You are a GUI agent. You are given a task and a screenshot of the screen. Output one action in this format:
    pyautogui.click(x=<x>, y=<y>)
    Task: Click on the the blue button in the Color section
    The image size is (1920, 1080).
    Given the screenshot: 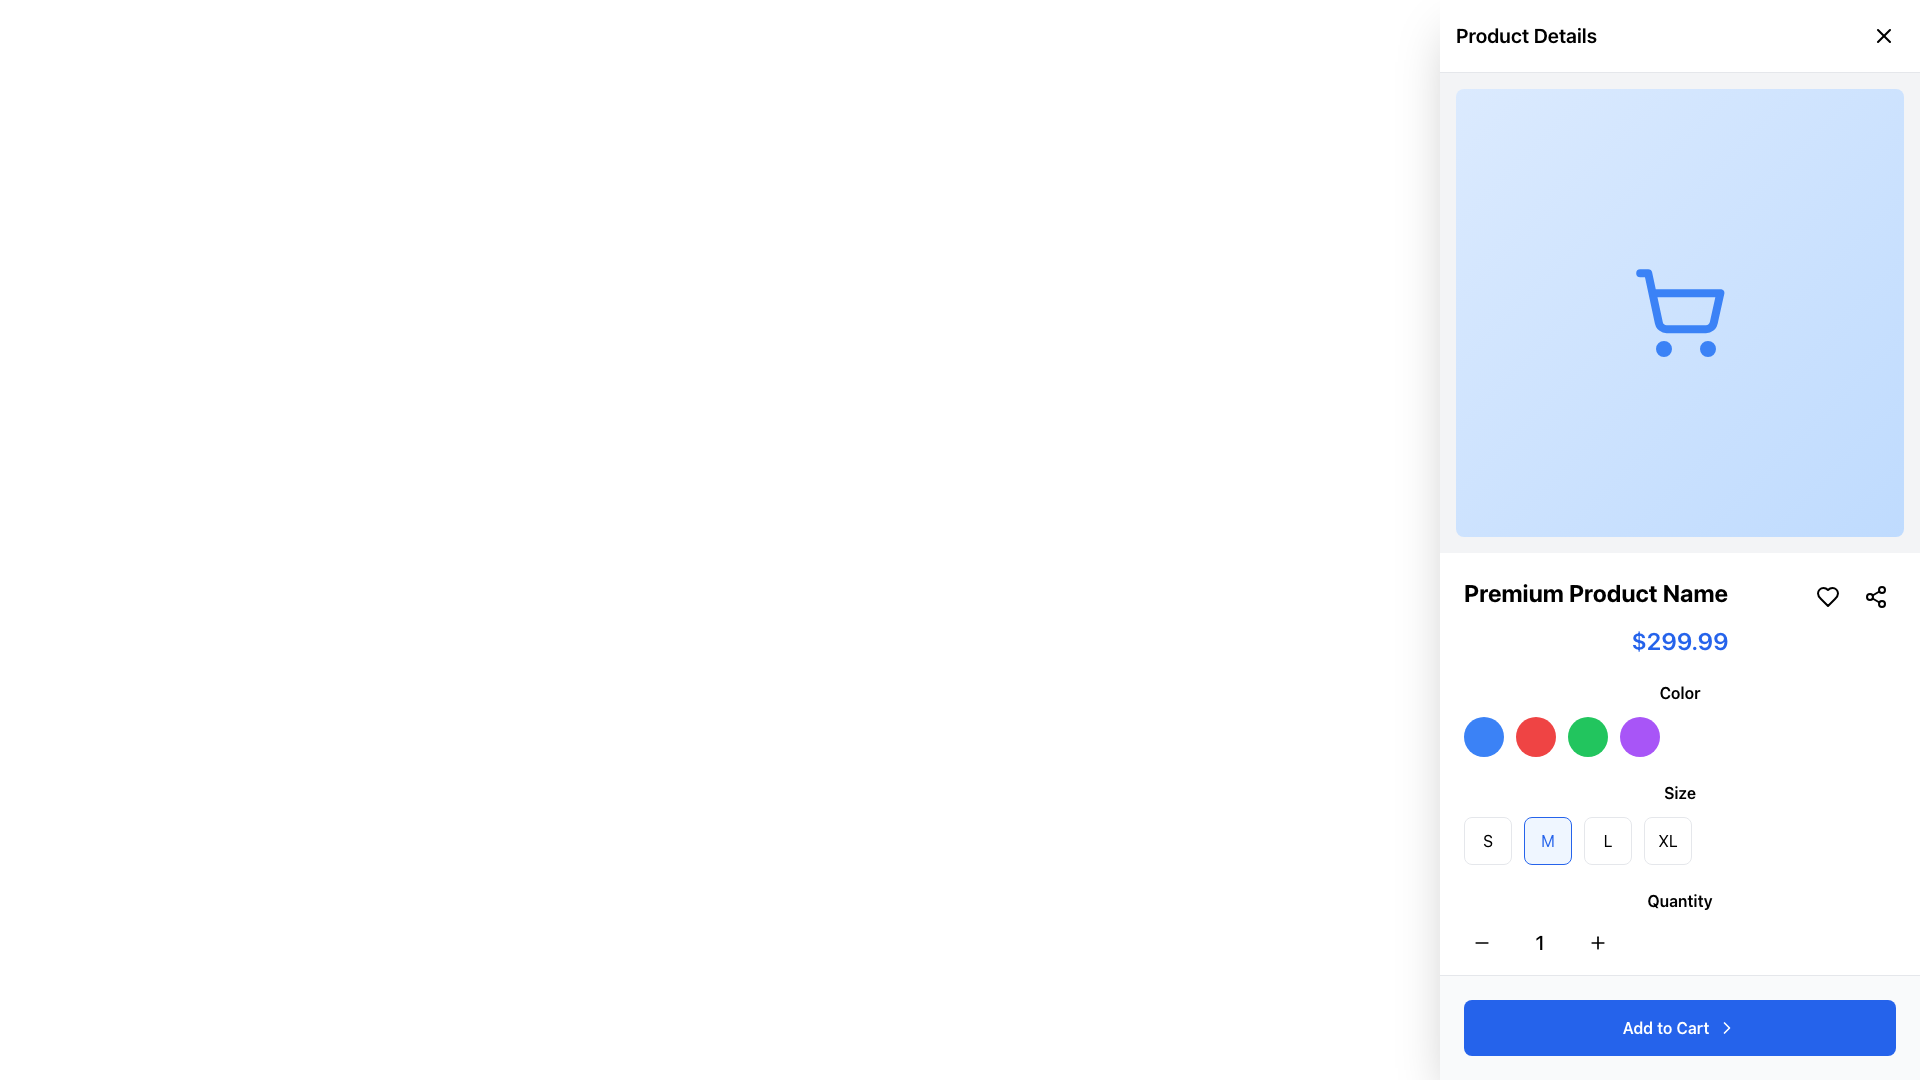 What is the action you would take?
    pyautogui.click(x=1680, y=736)
    